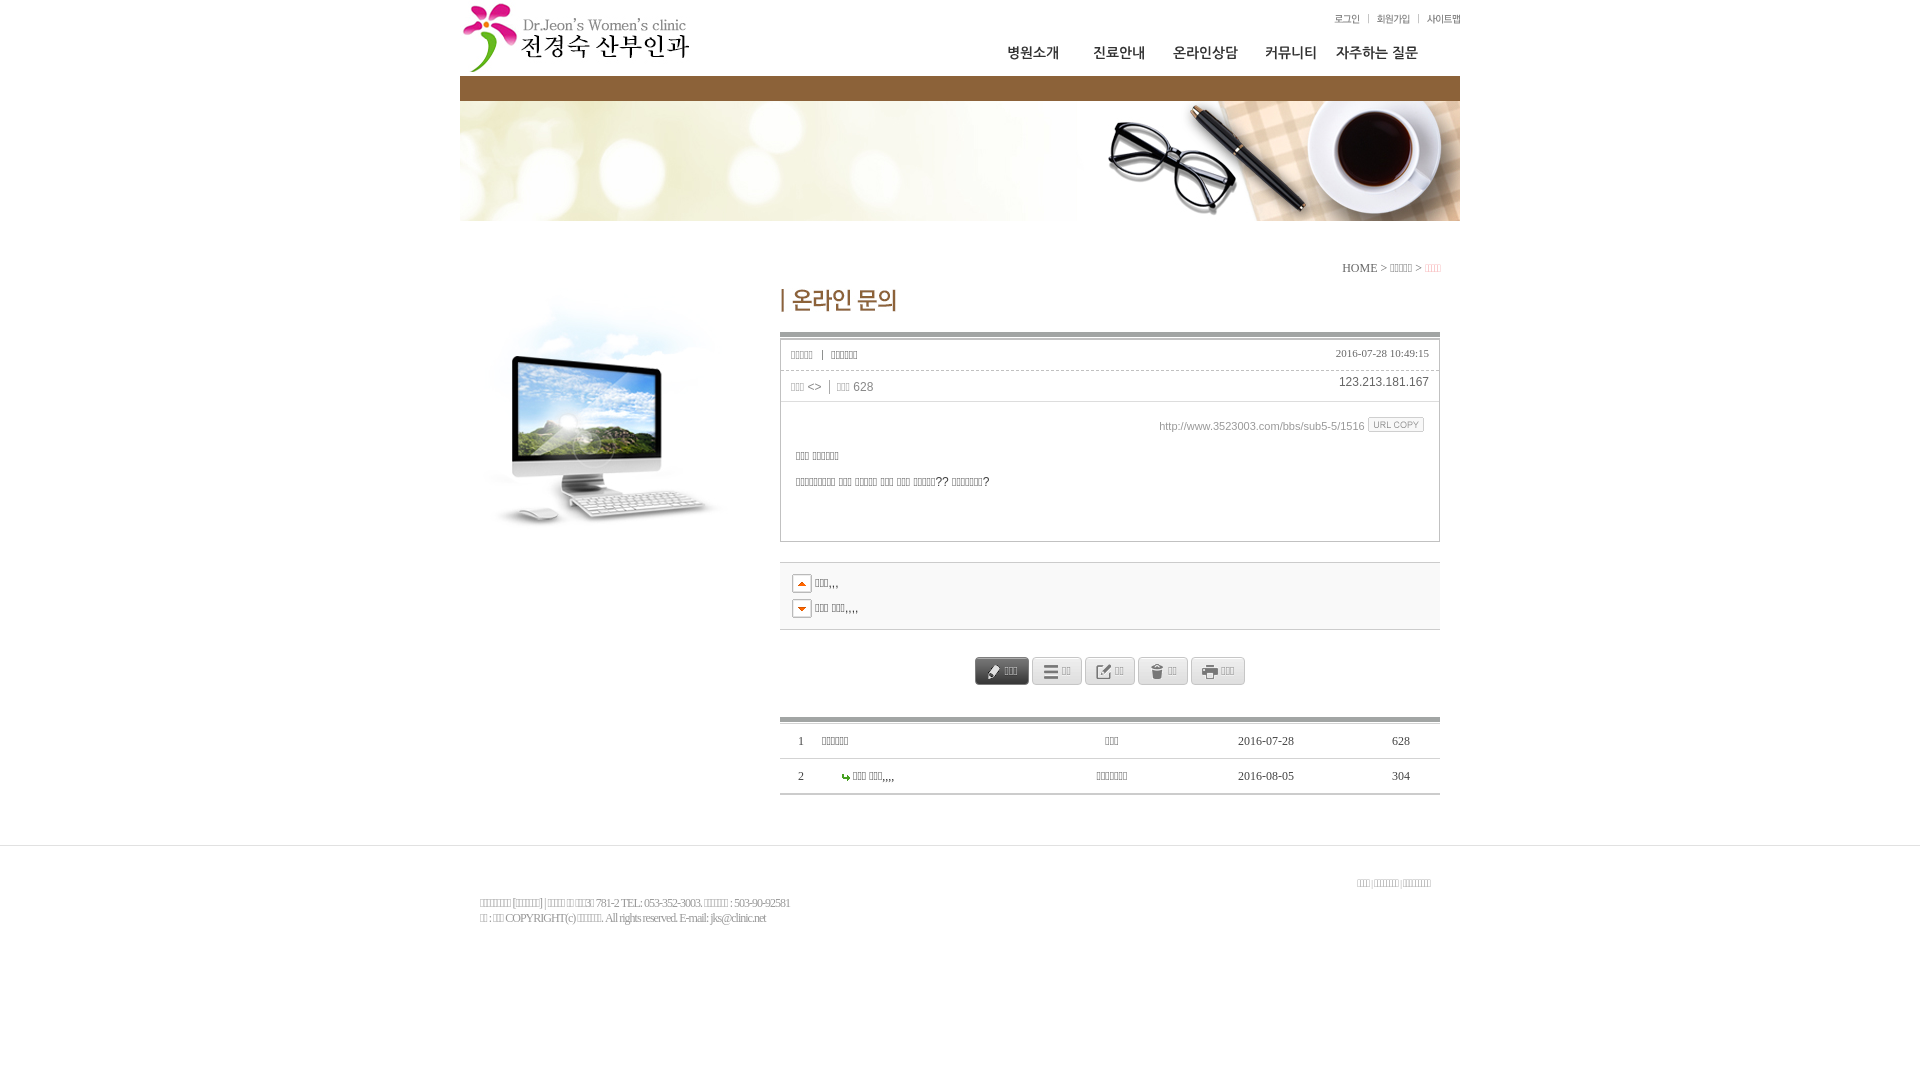 The width and height of the screenshot is (1920, 1080). What do you see at coordinates (1260, 424) in the screenshot?
I see `'http://www.3523003.com/bbs/sub5-5/1516'` at bounding box center [1260, 424].